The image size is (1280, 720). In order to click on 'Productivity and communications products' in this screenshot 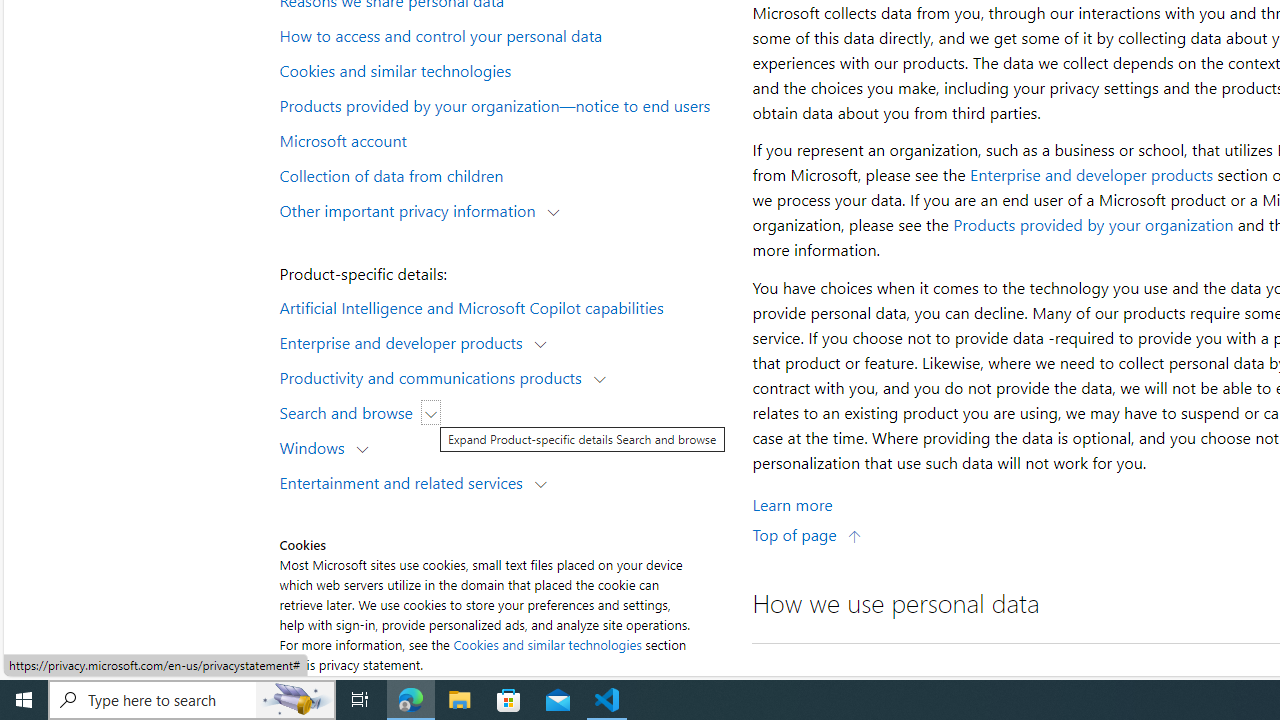, I will do `click(434, 376)`.